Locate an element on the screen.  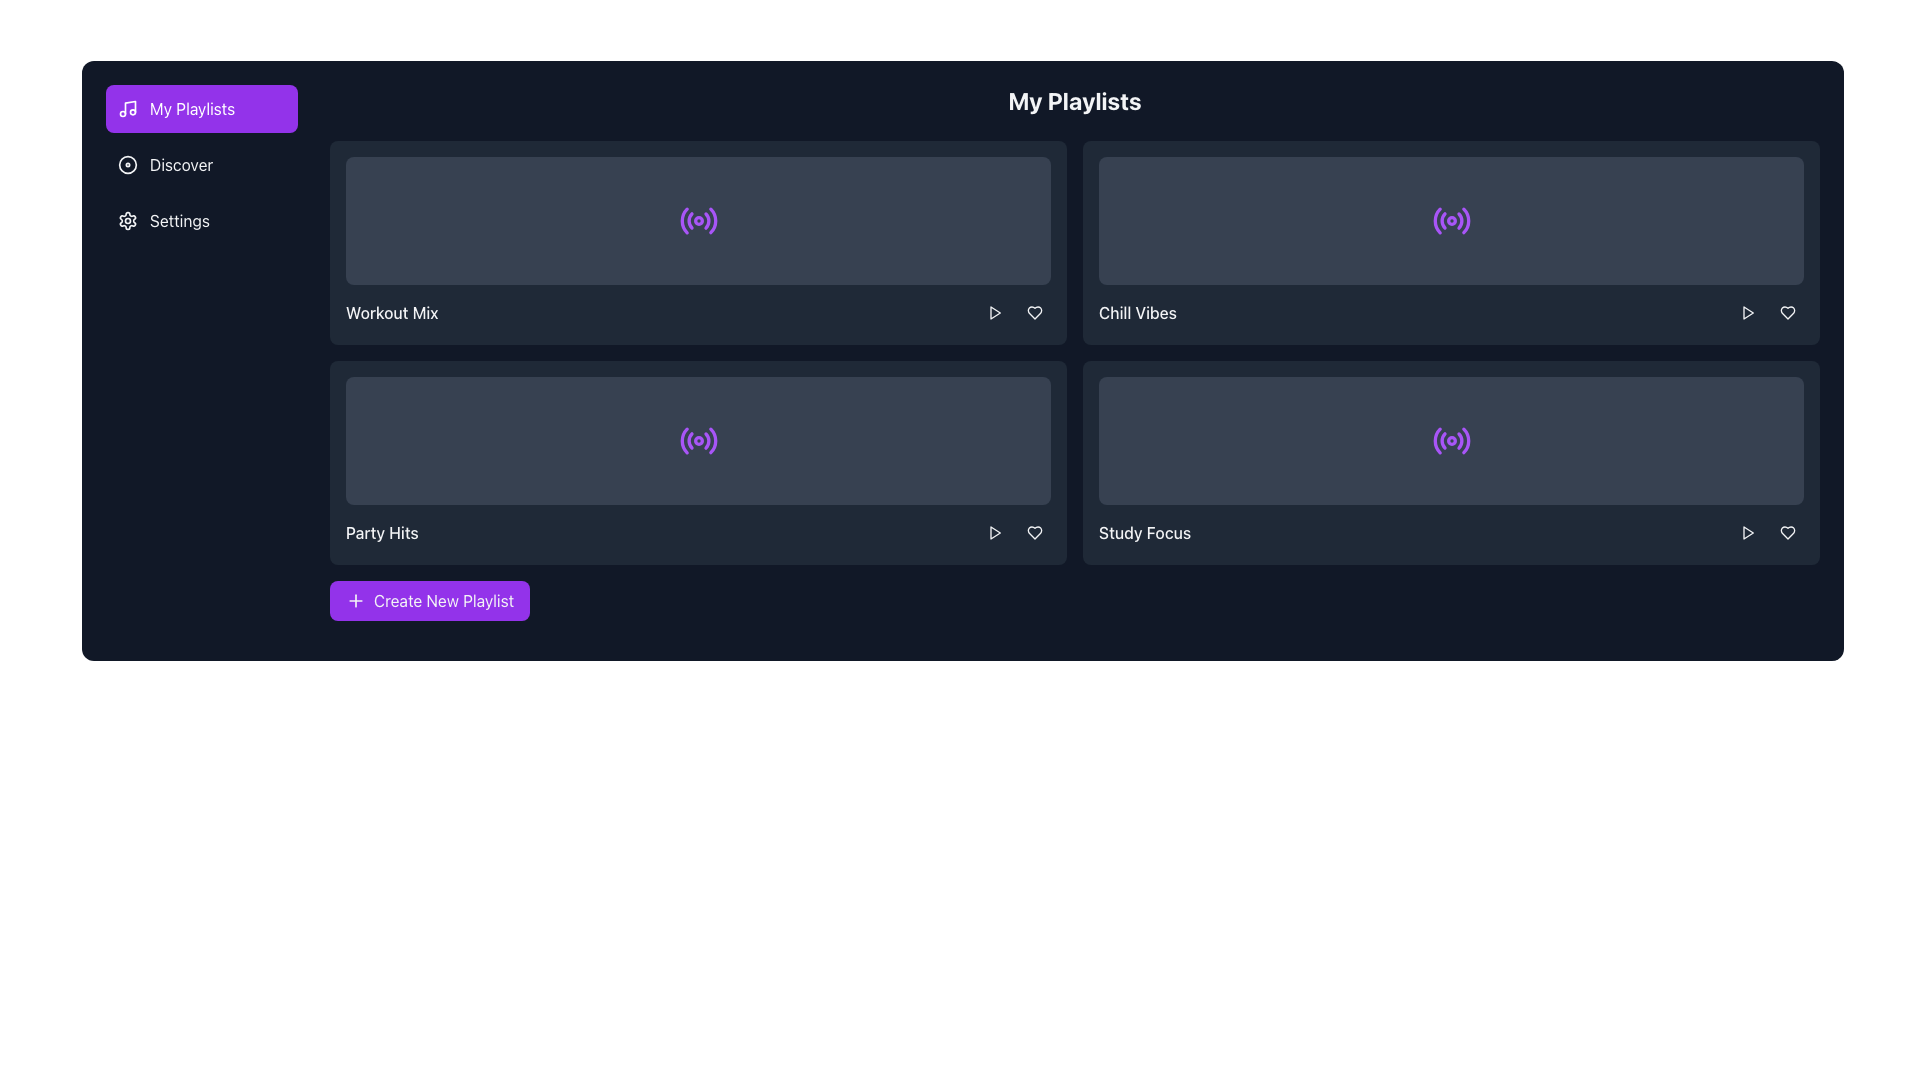
the heart-shaped button located on the right side of the second playlist row under the 'Chill Vibes' label to trigger the background color transition is located at coordinates (1035, 312).